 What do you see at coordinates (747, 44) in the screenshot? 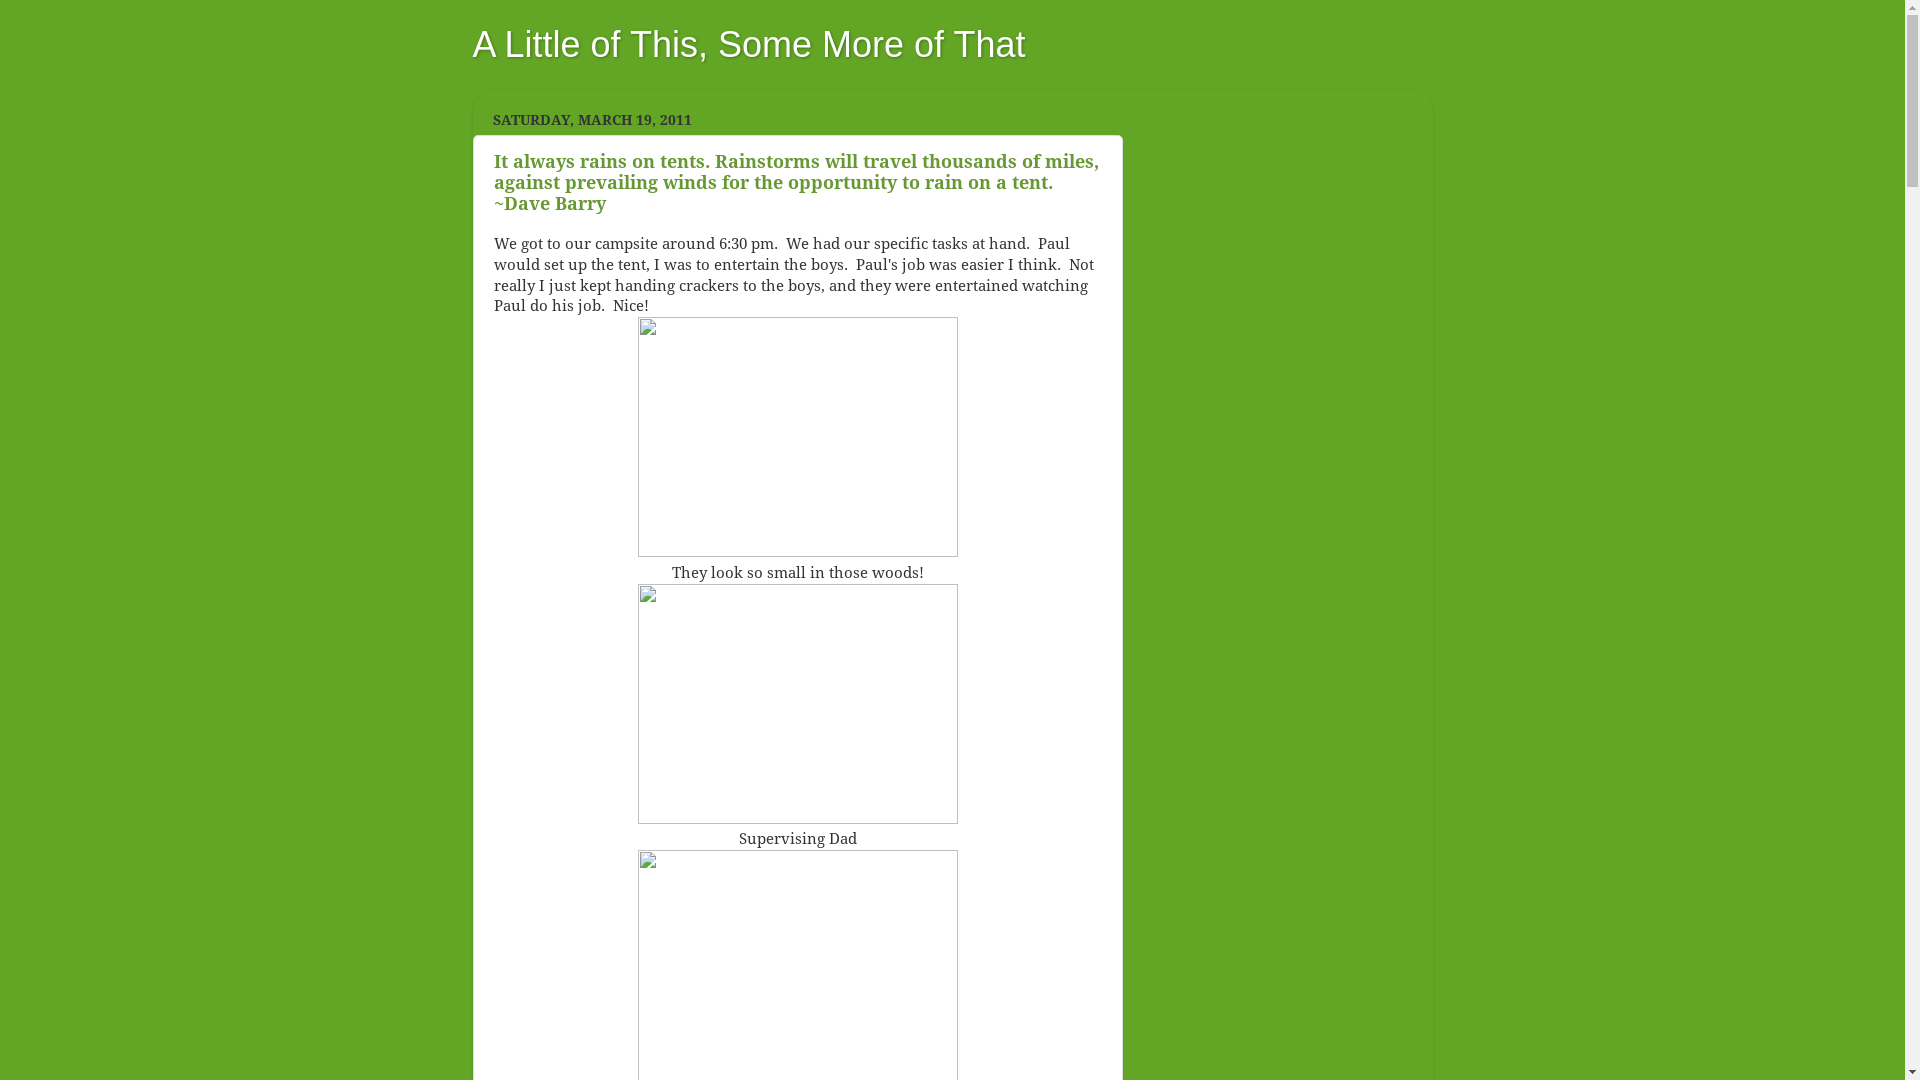
I see `'A Little of This, Some More of That'` at bounding box center [747, 44].